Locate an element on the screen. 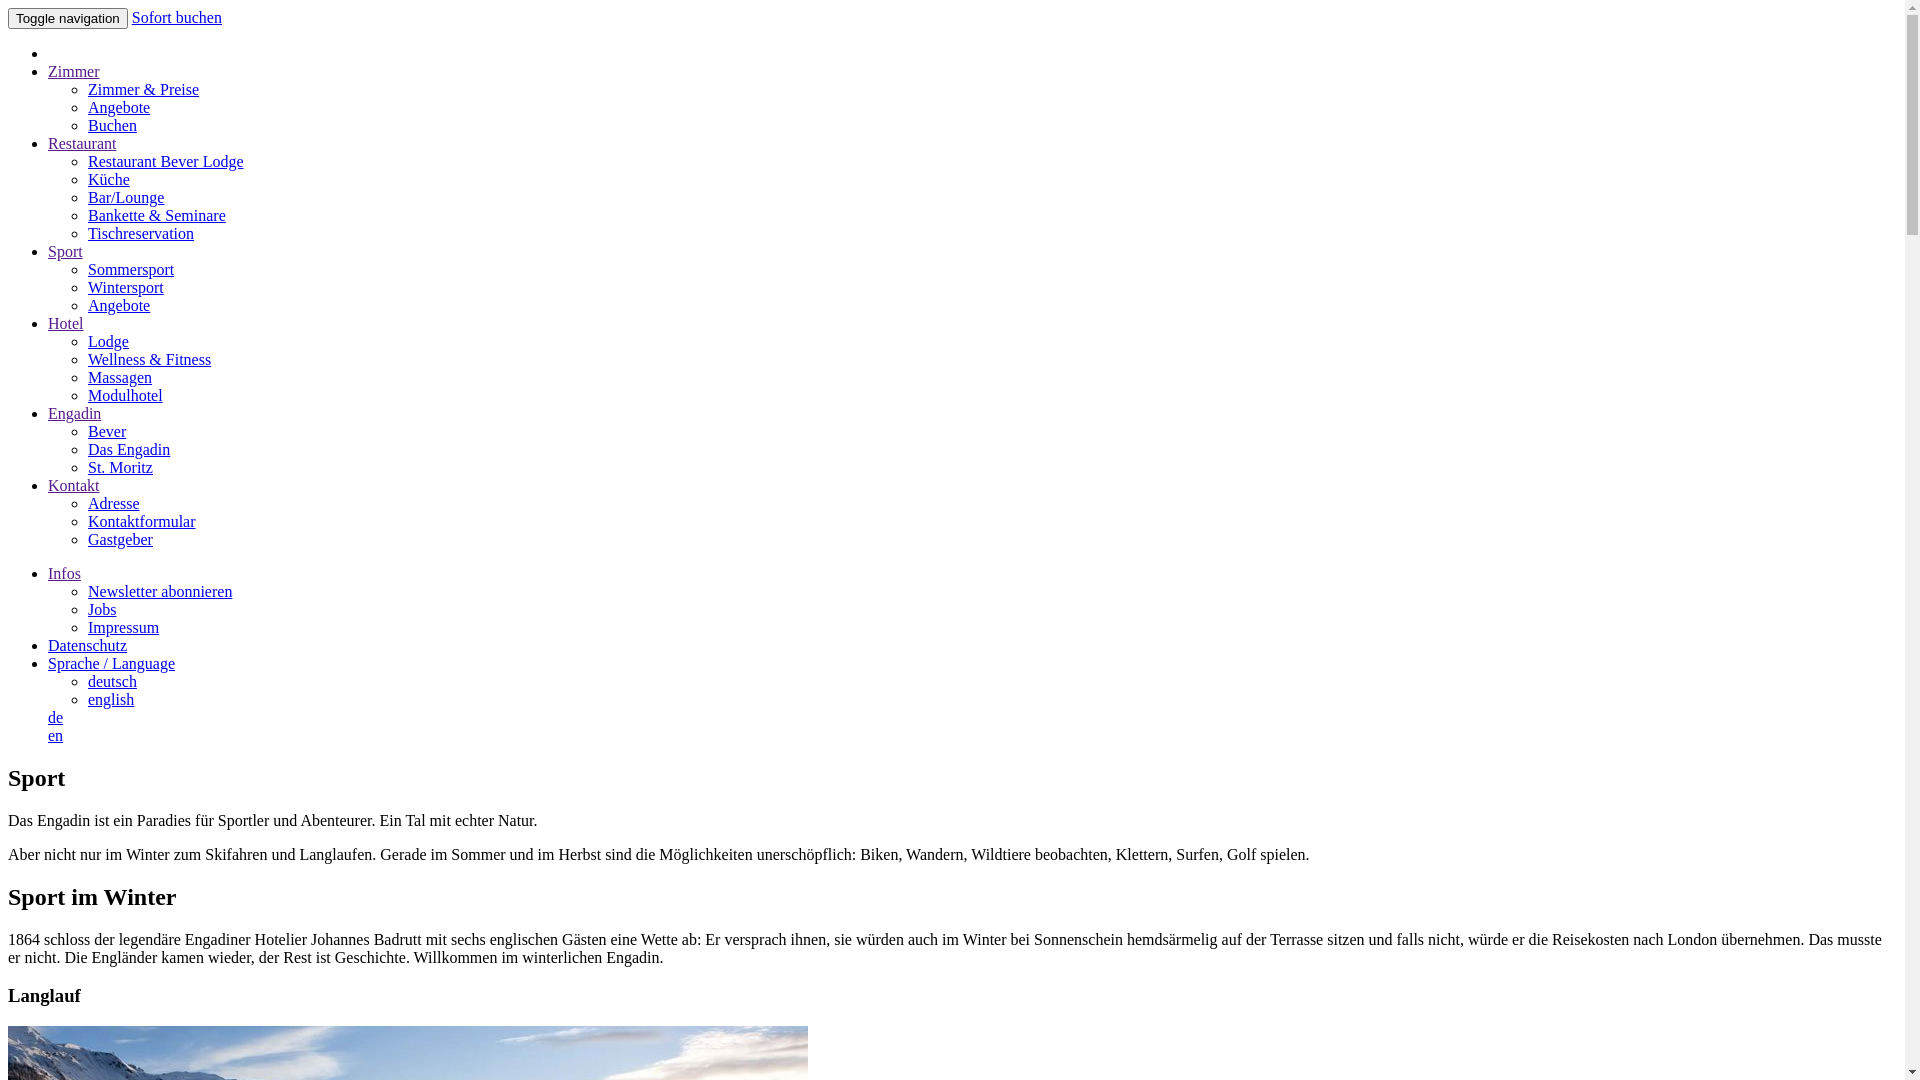  'Kontakt' is located at coordinates (73, 485).